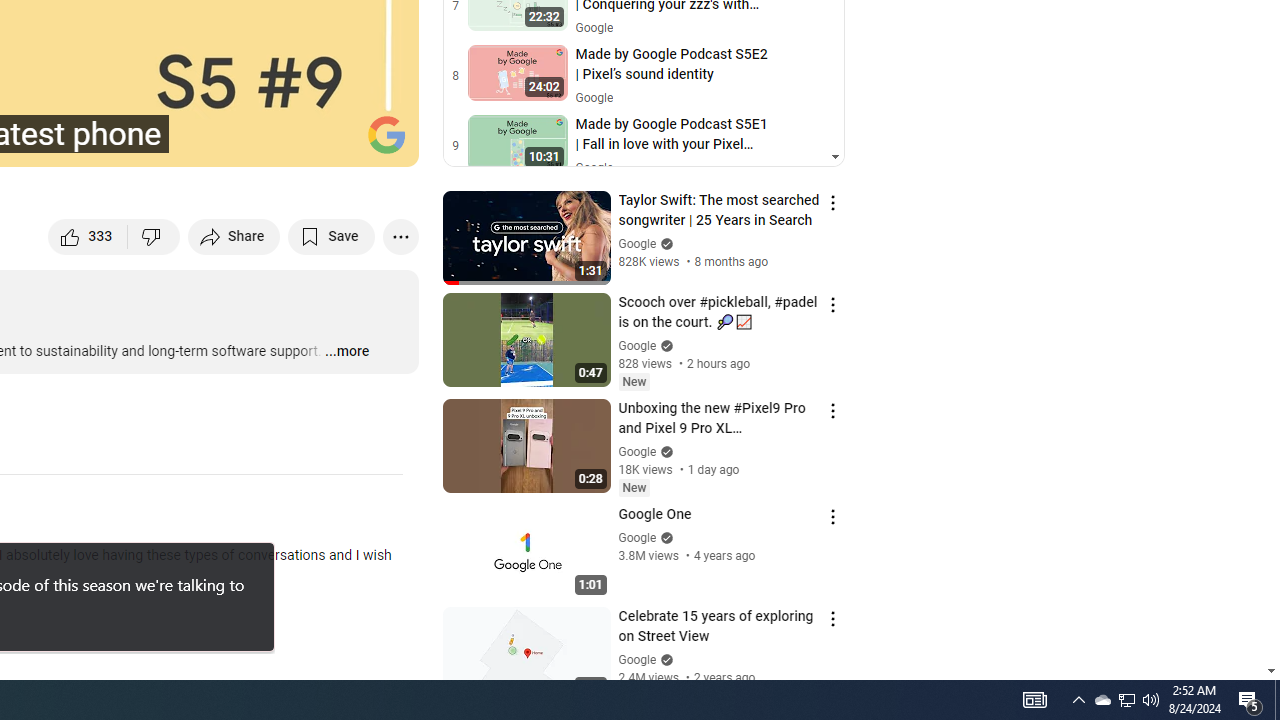 The height and width of the screenshot is (720, 1280). Describe the element at coordinates (386, 135) in the screenshot. I see `'Channel watermark'` at that location.